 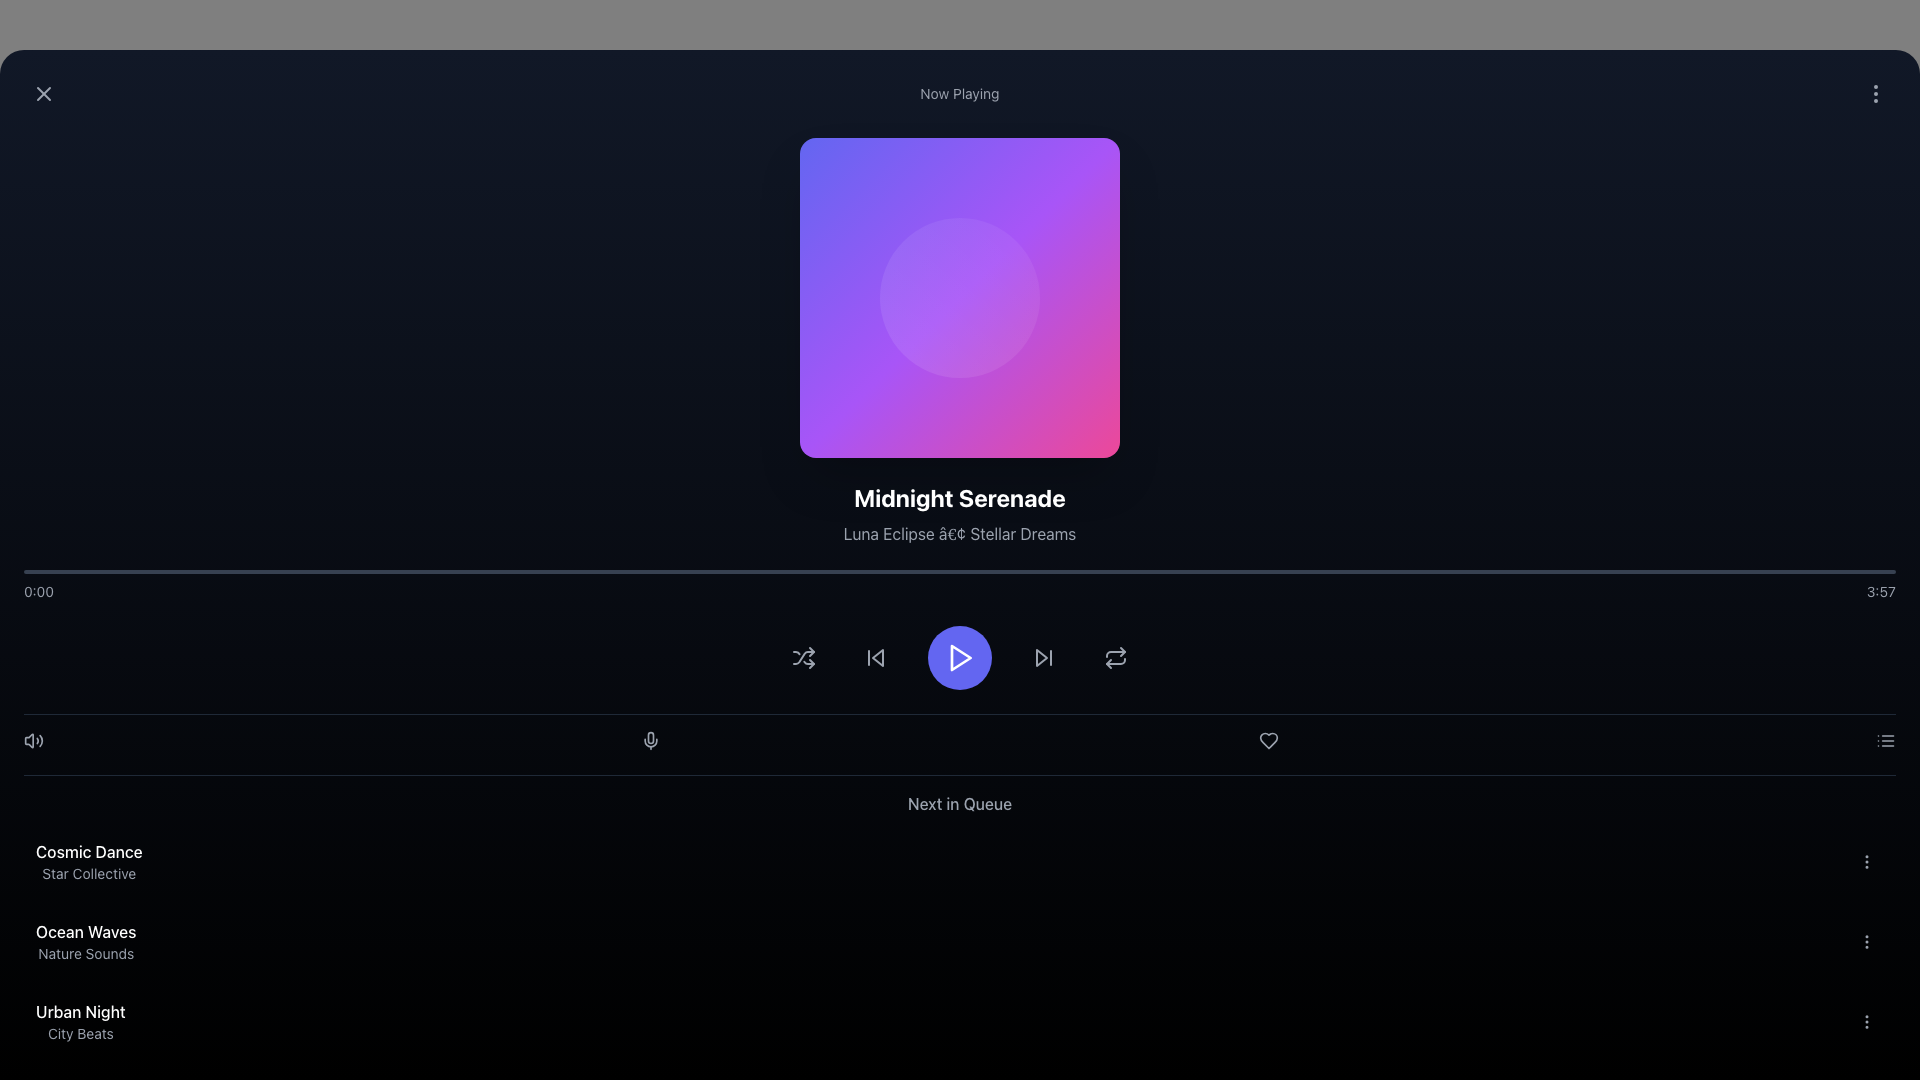 I want to click on the microphone icon button, which is the second icon from the left in a horizontal group, so click(x=651, y=740).